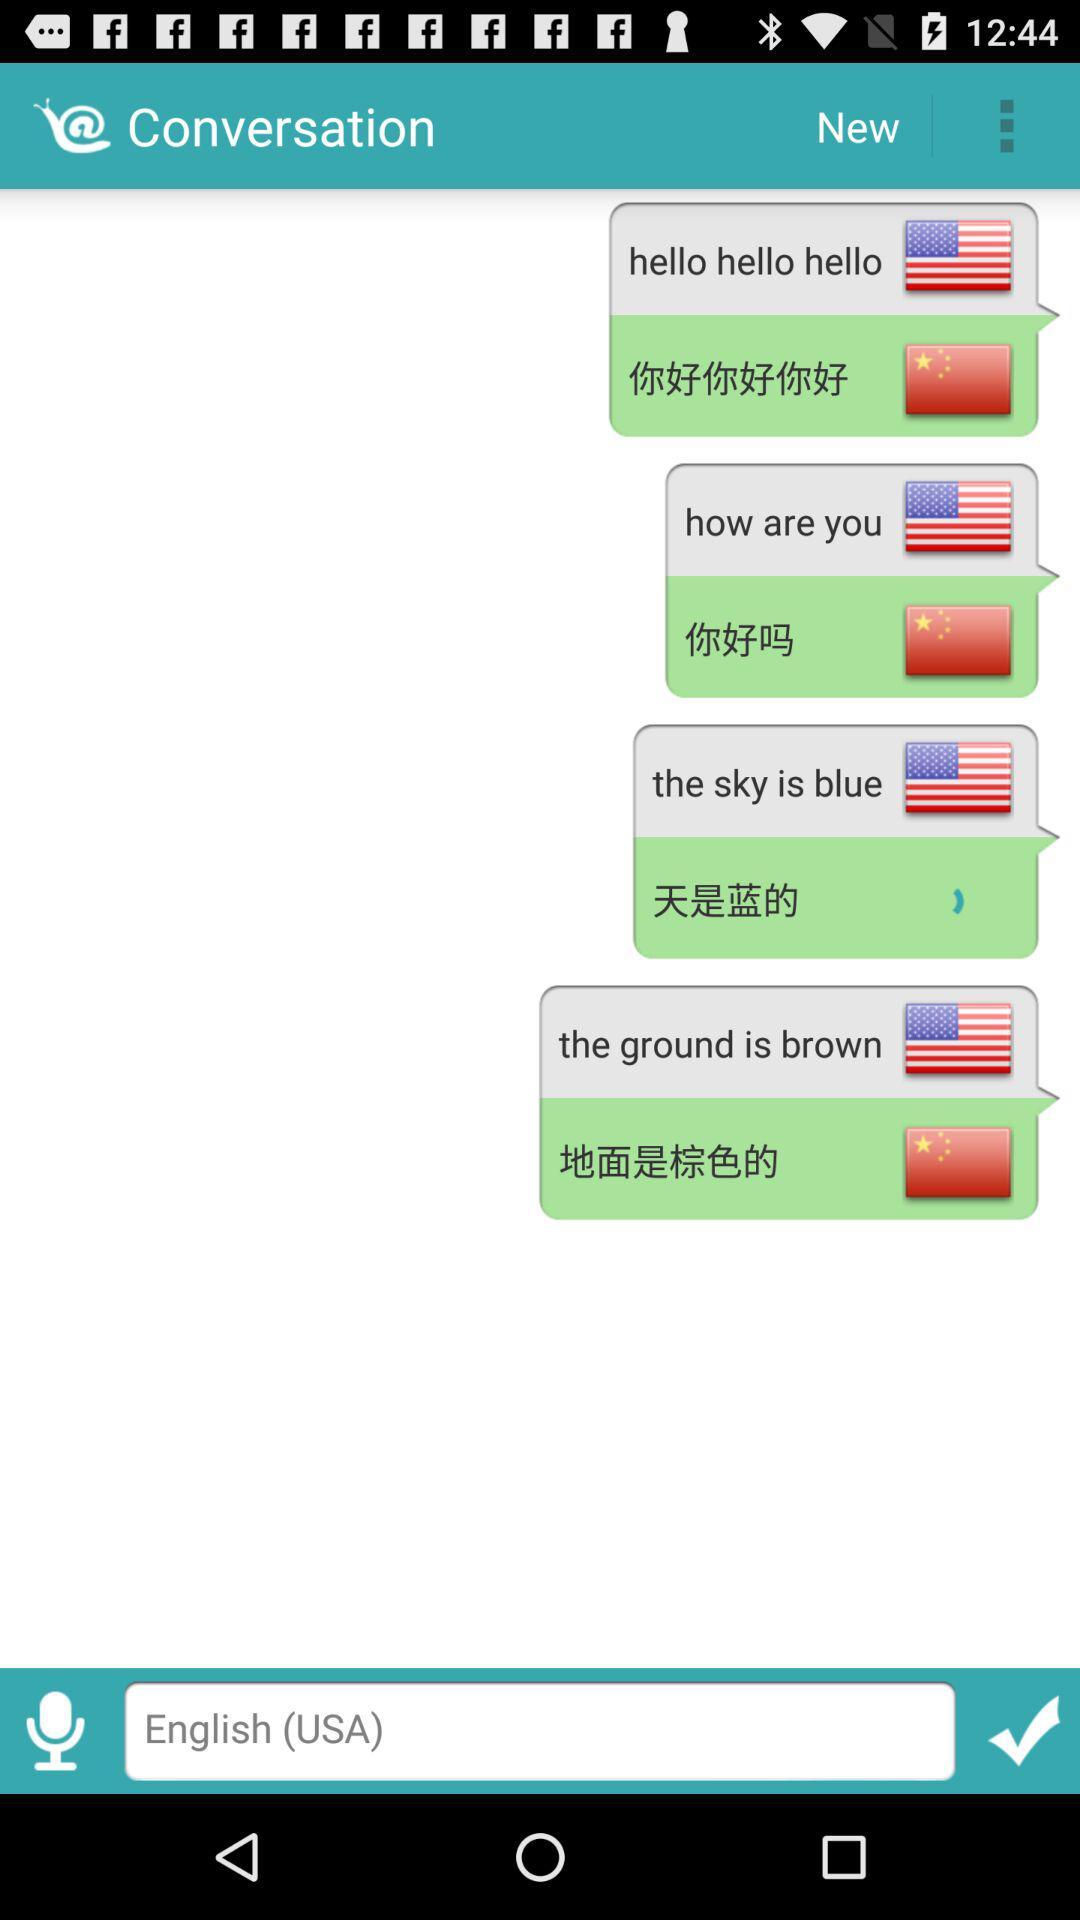  Describe the element at coordinates (798, 1162) in the screenshot. I see `app below the the ground is app` at that location.